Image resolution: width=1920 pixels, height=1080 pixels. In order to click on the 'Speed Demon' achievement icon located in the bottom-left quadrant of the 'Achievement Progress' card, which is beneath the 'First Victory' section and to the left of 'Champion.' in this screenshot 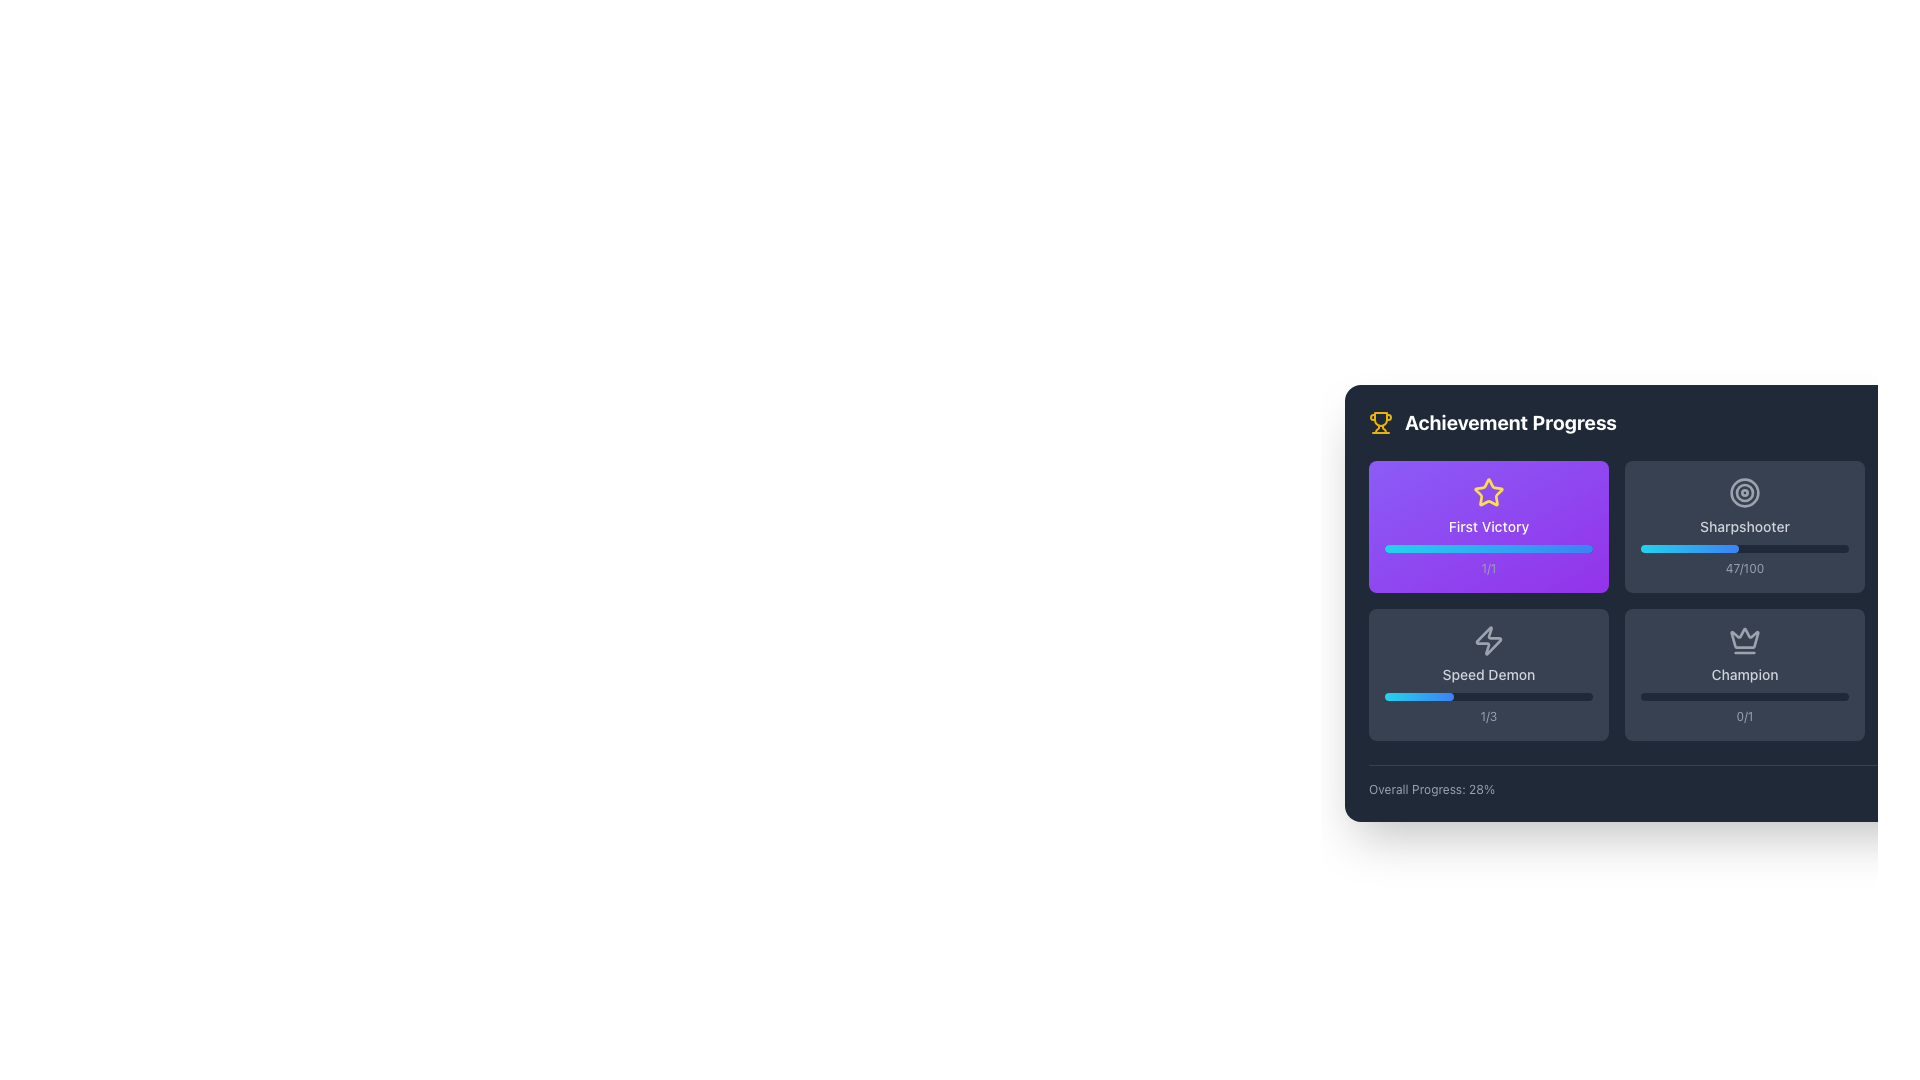, I will do `click(1488, 640)`.